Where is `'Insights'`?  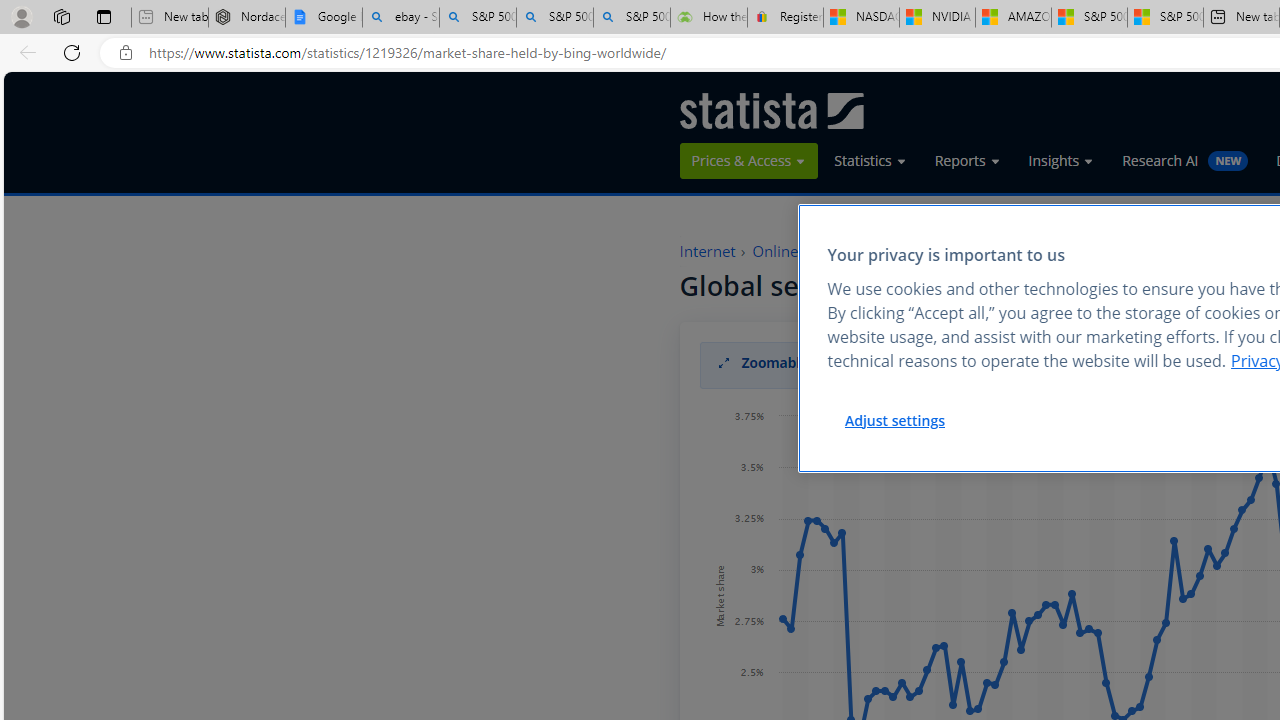
'Insights' is located at coordinates (1060, 159).